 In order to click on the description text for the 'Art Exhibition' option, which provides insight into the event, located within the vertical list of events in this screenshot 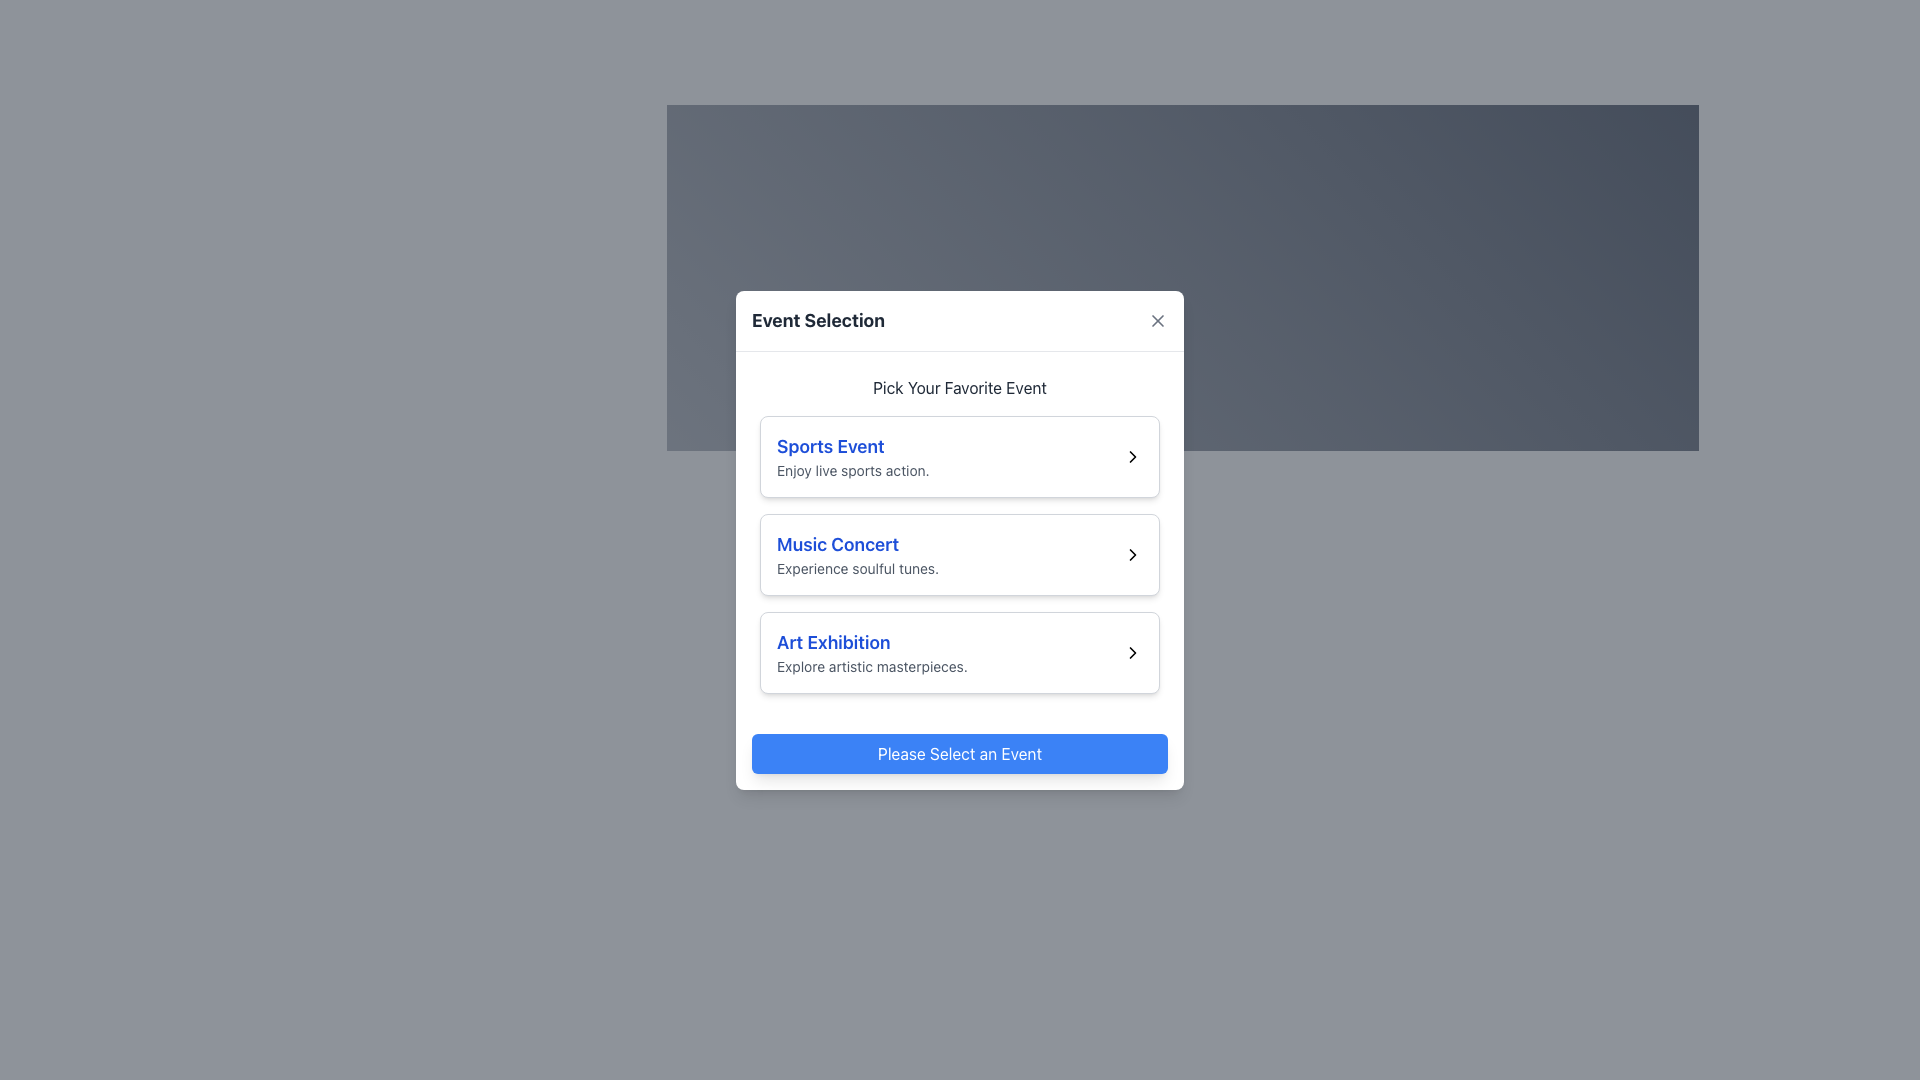, I will do `click(872, 666)`.